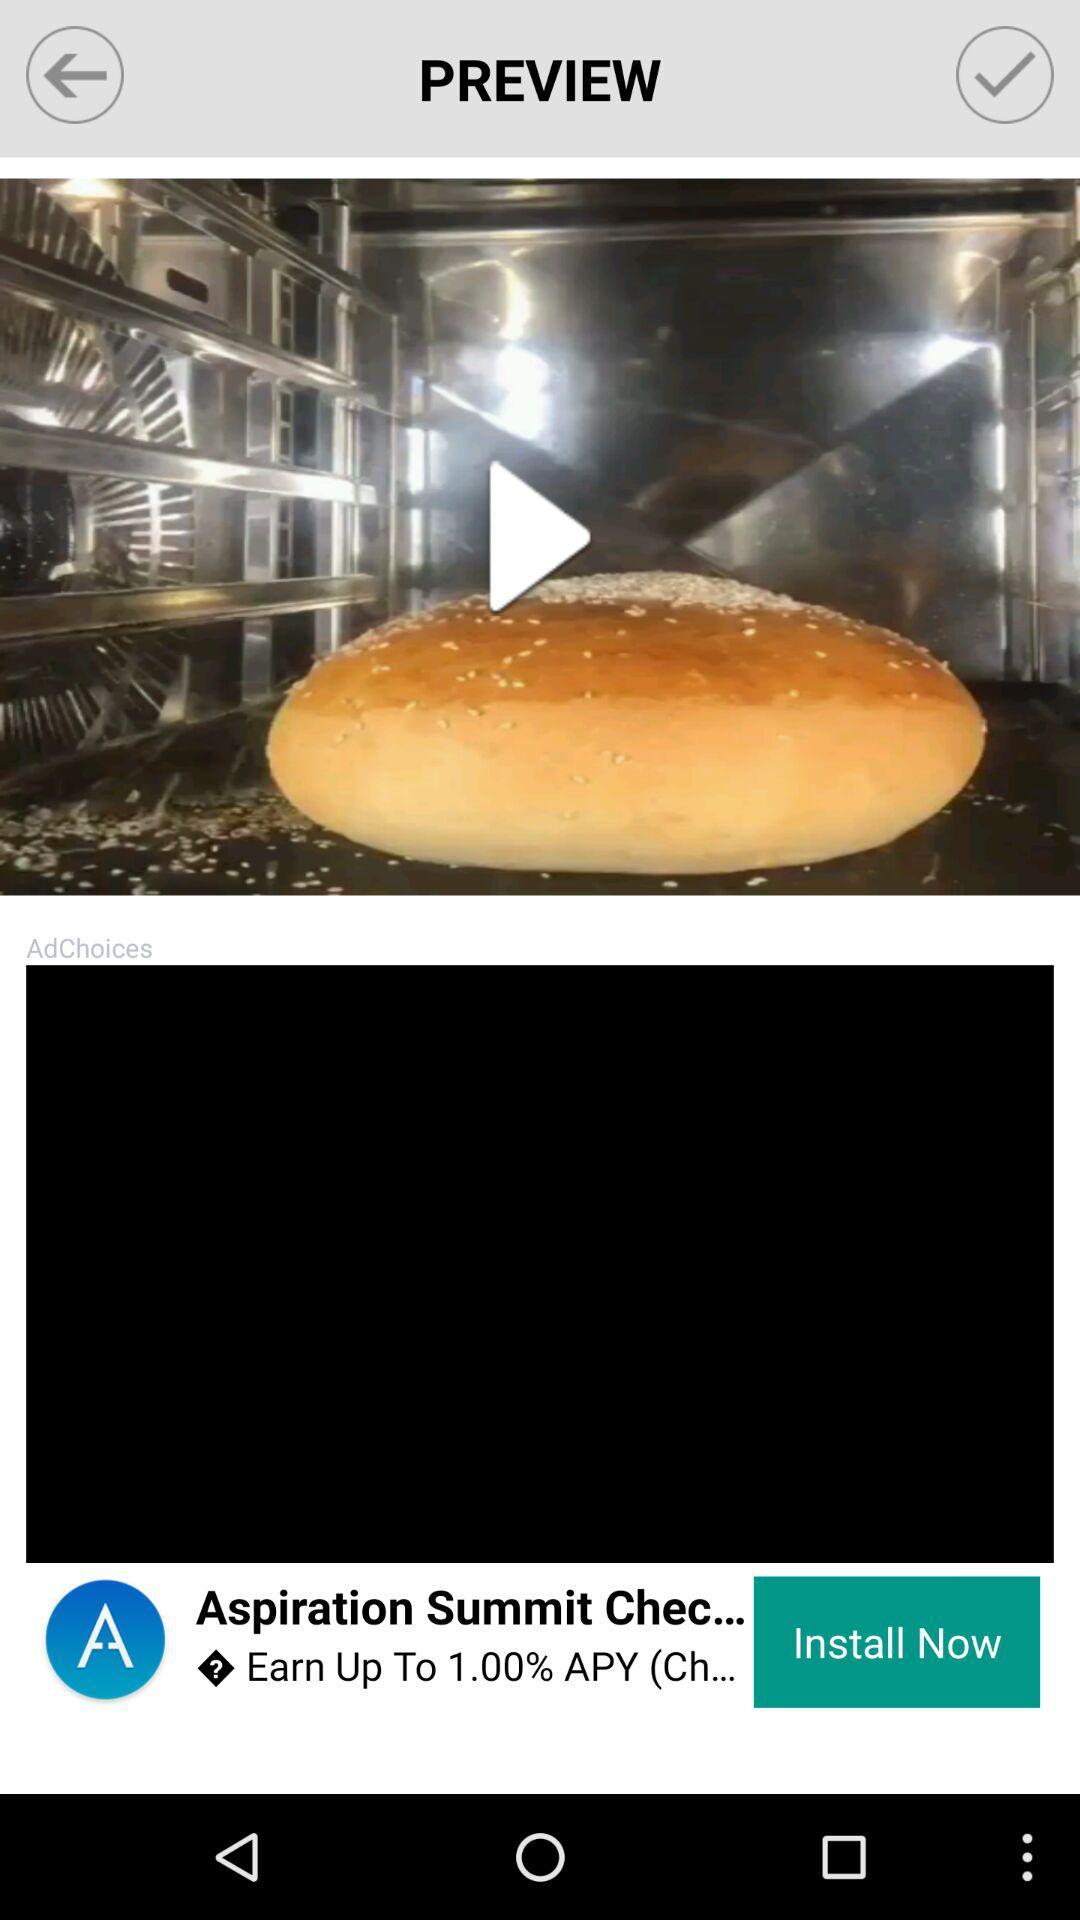 This screenshot has width=1080, height=1920. Describe the element at coordinates (474, 1666) in the screenshot. I see `the item next to the install now` at that location.